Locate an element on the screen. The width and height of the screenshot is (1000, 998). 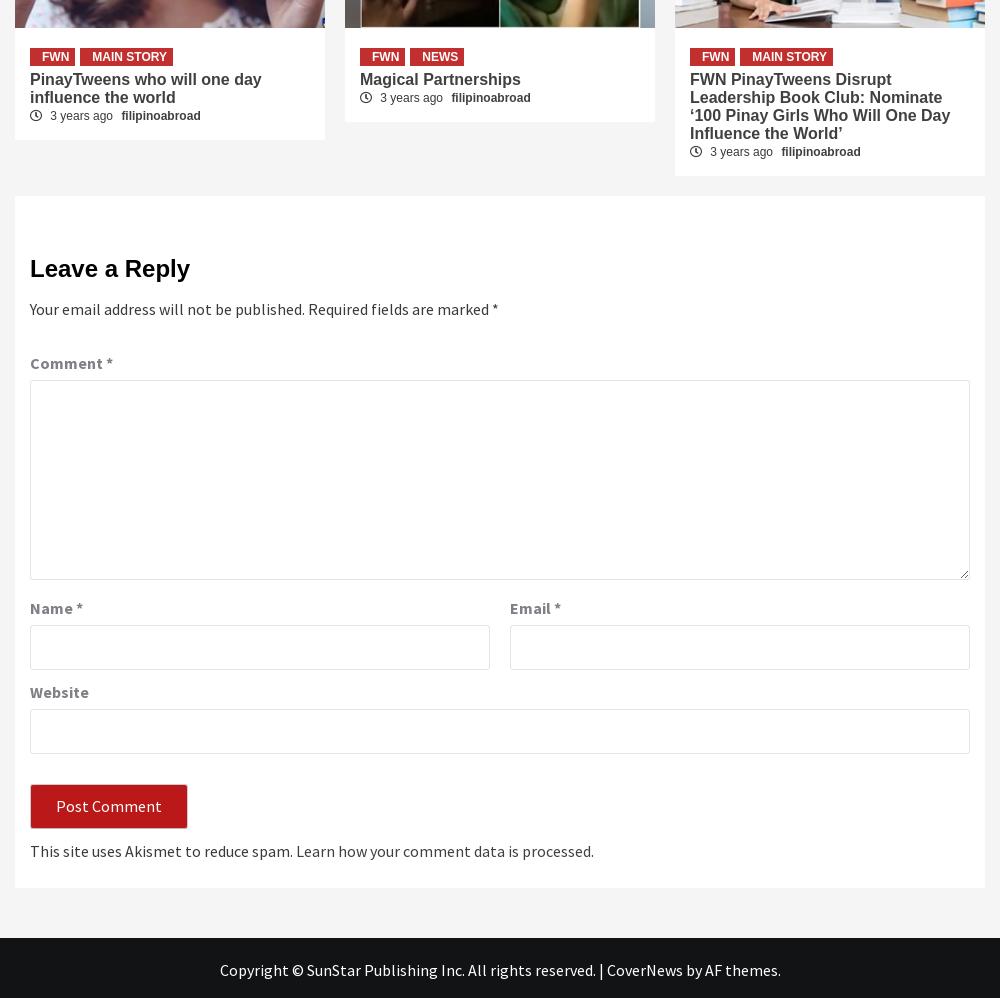
'Website' is located at coordinates (59, 690).